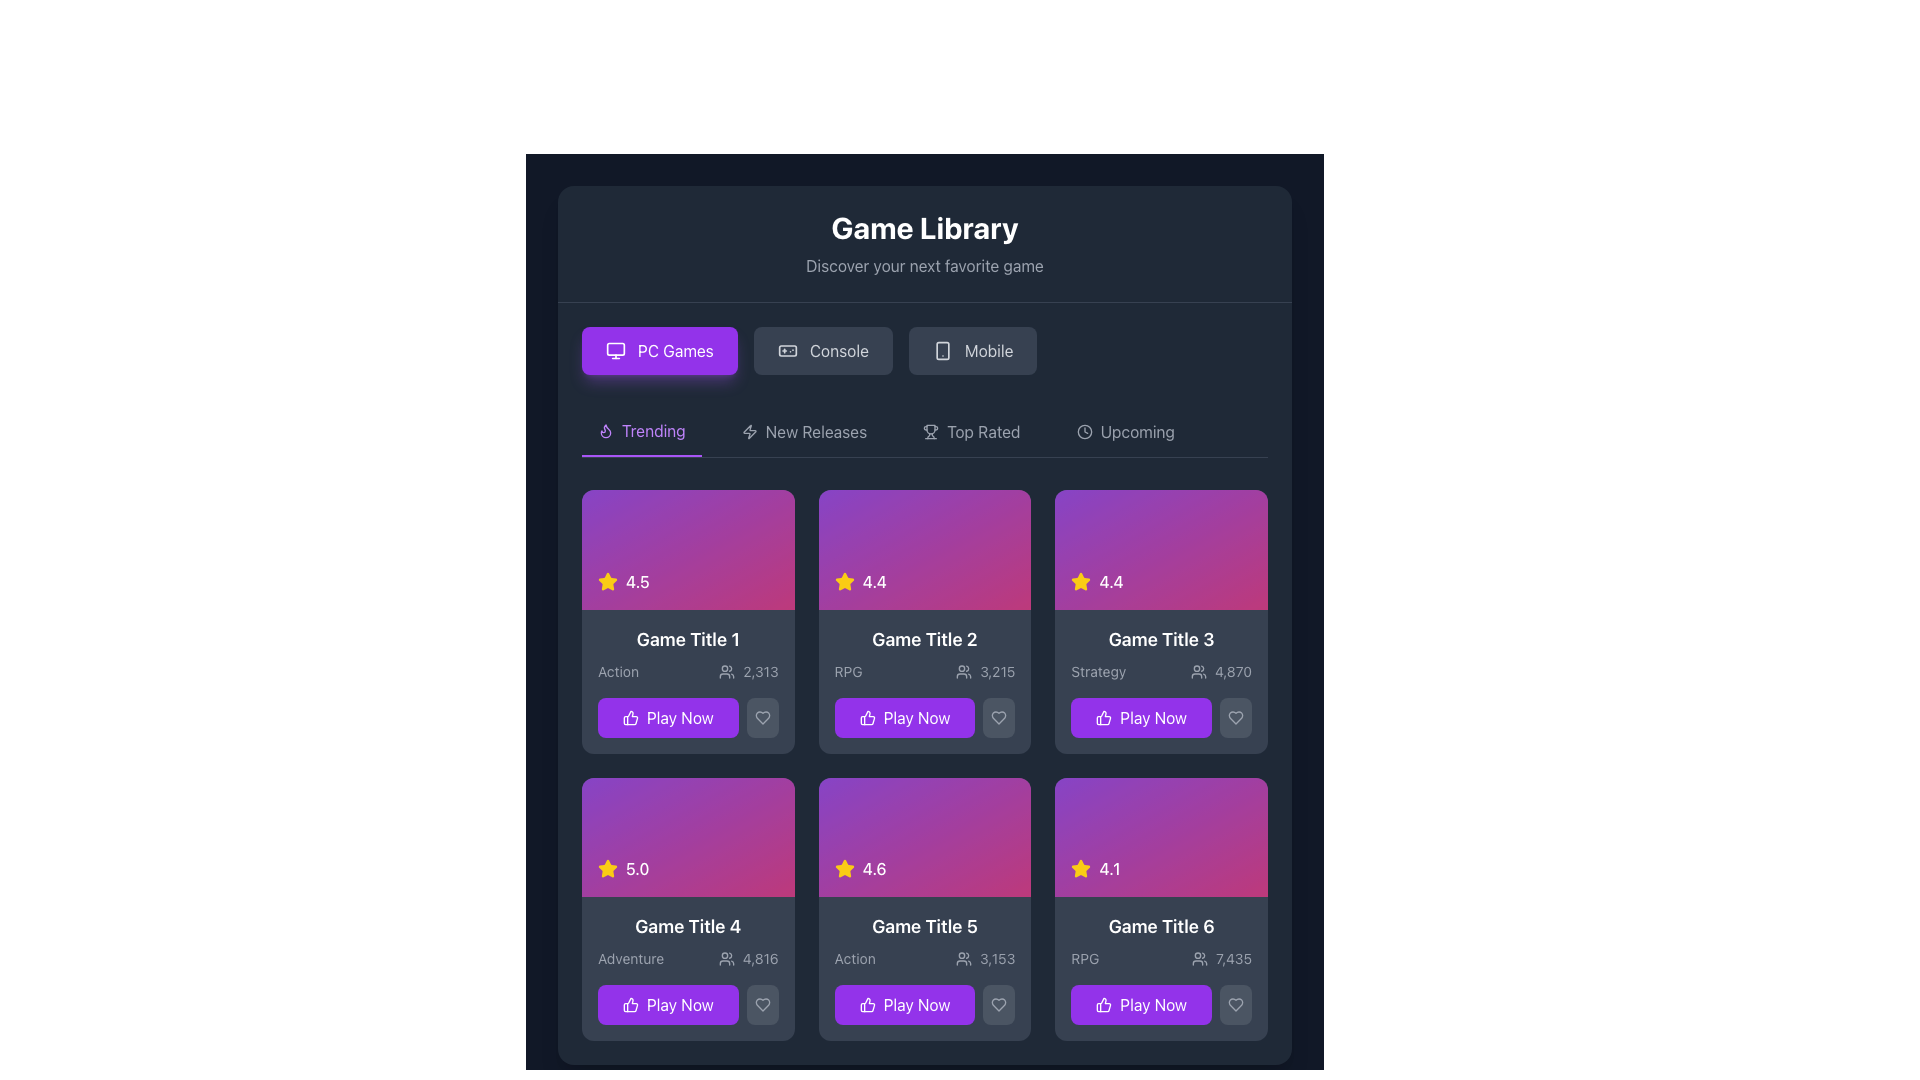 Image resolution: width=1920 pixels, height=1080 pixels. What do you see at coordinates (999, 716) in the screenshot?
I see `the rounded rectangular button with a gray background and a white heart icon, located in the footer of 'Game Title 2', to observe the hover effect` at bounding box center [999, 716].